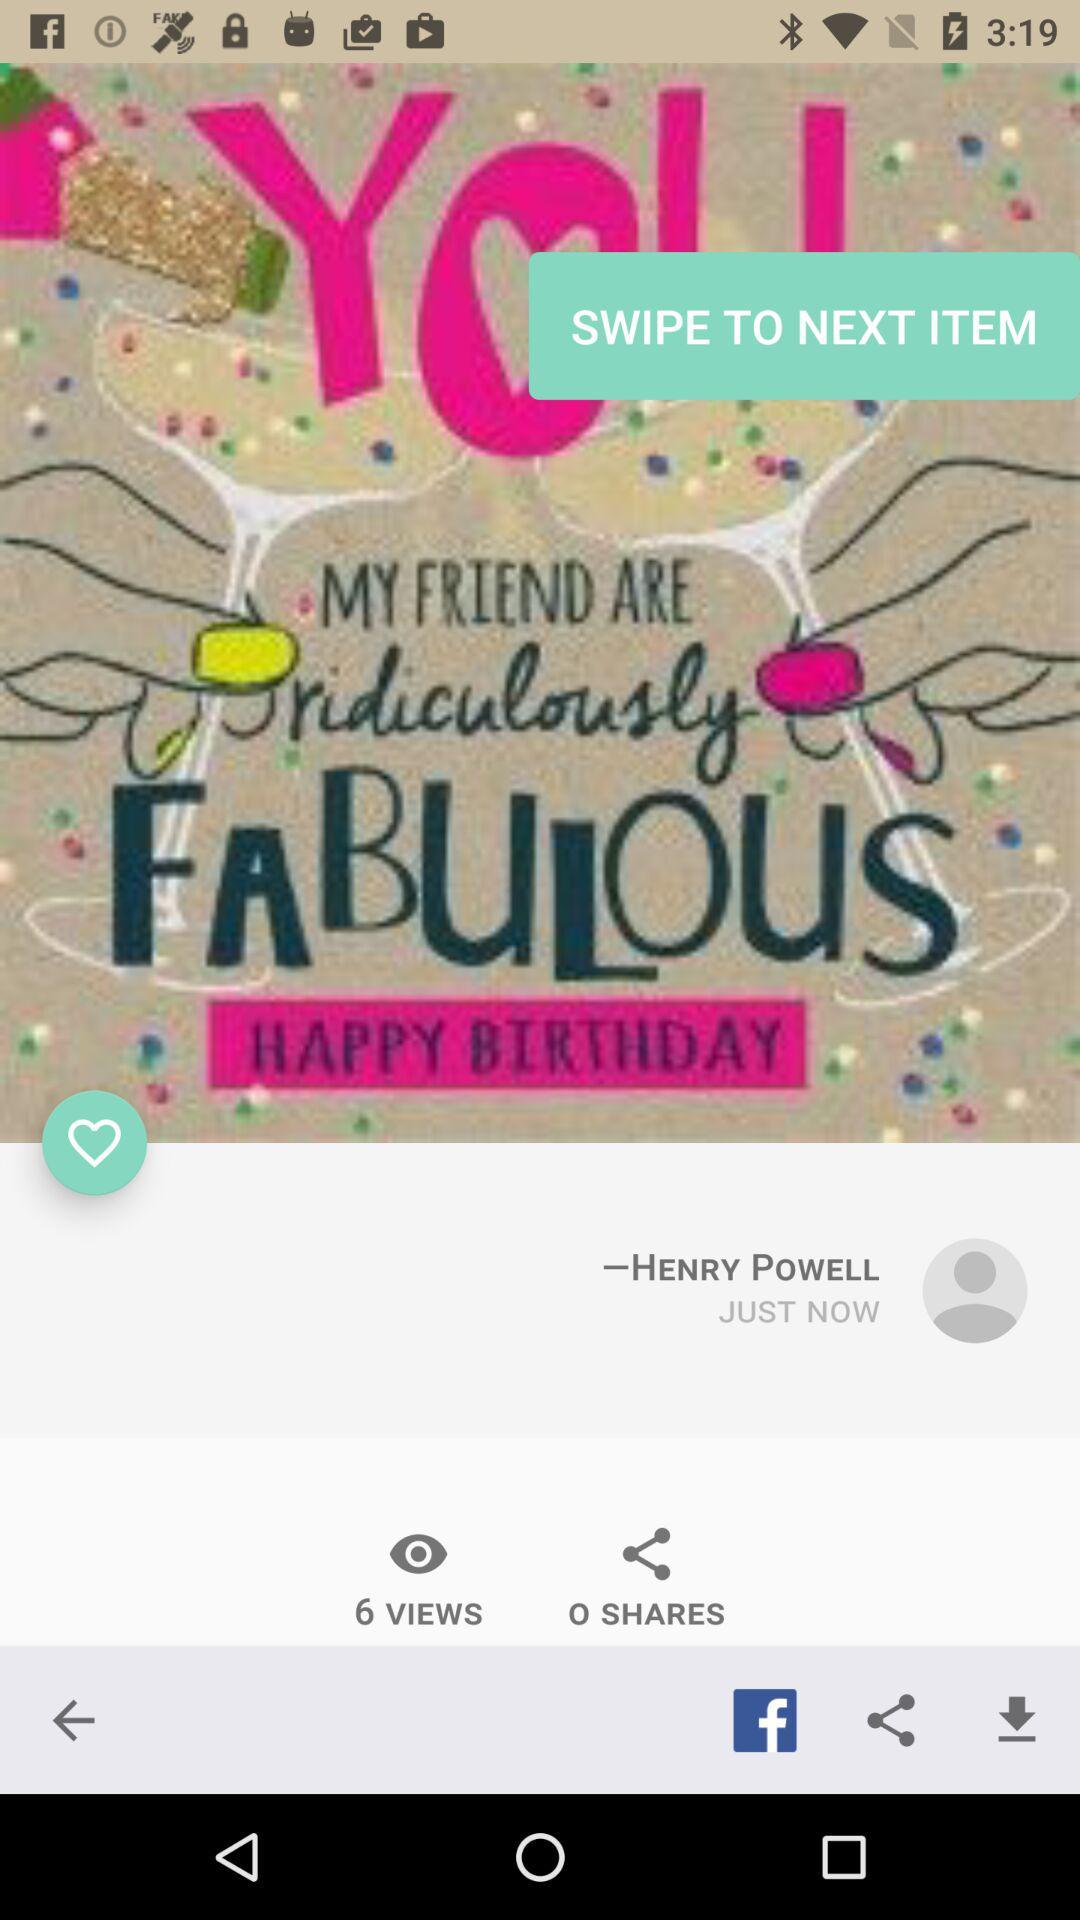 This screenshot has height=1920, width=1080. What do you see at coordinates (974, 1291) in the screenshot?
I see `people icon` at bounding box center [974, 1291].